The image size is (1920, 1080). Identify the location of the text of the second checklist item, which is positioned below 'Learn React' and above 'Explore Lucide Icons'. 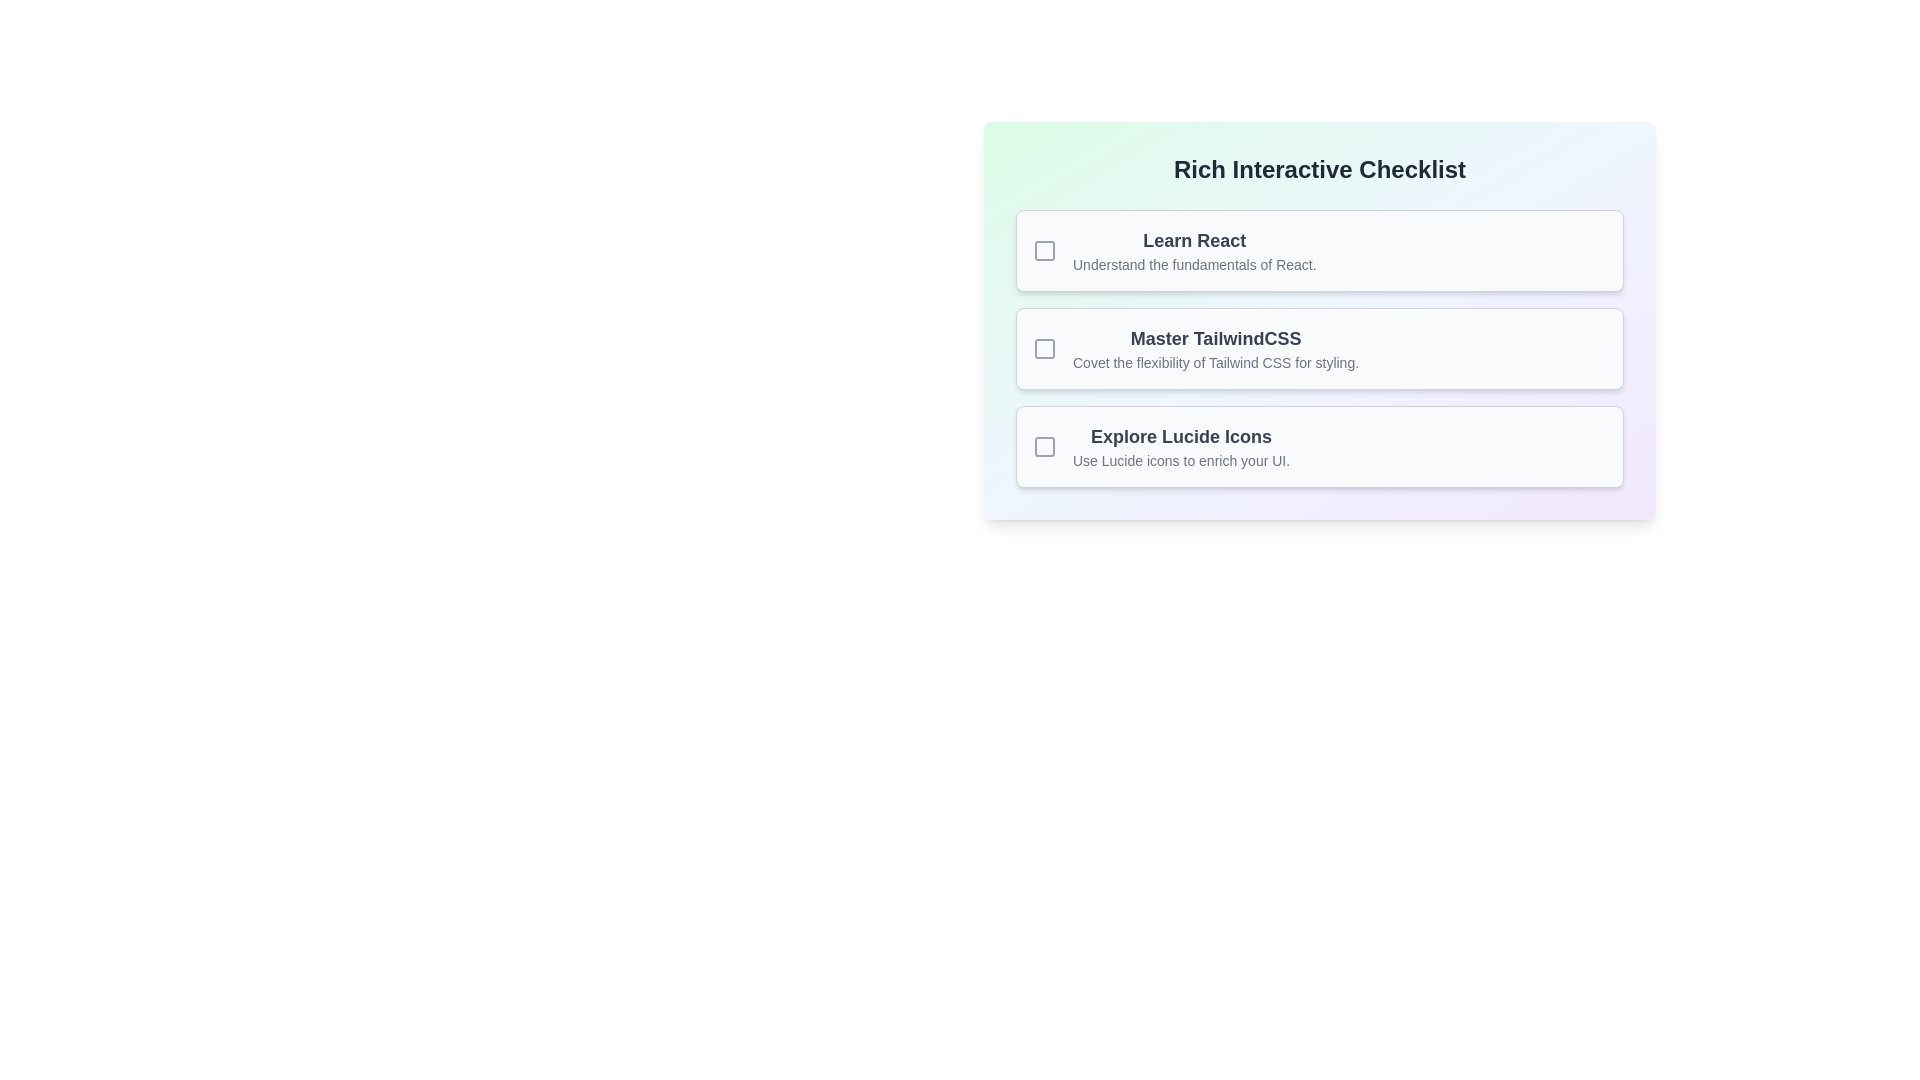
(1320, 347).